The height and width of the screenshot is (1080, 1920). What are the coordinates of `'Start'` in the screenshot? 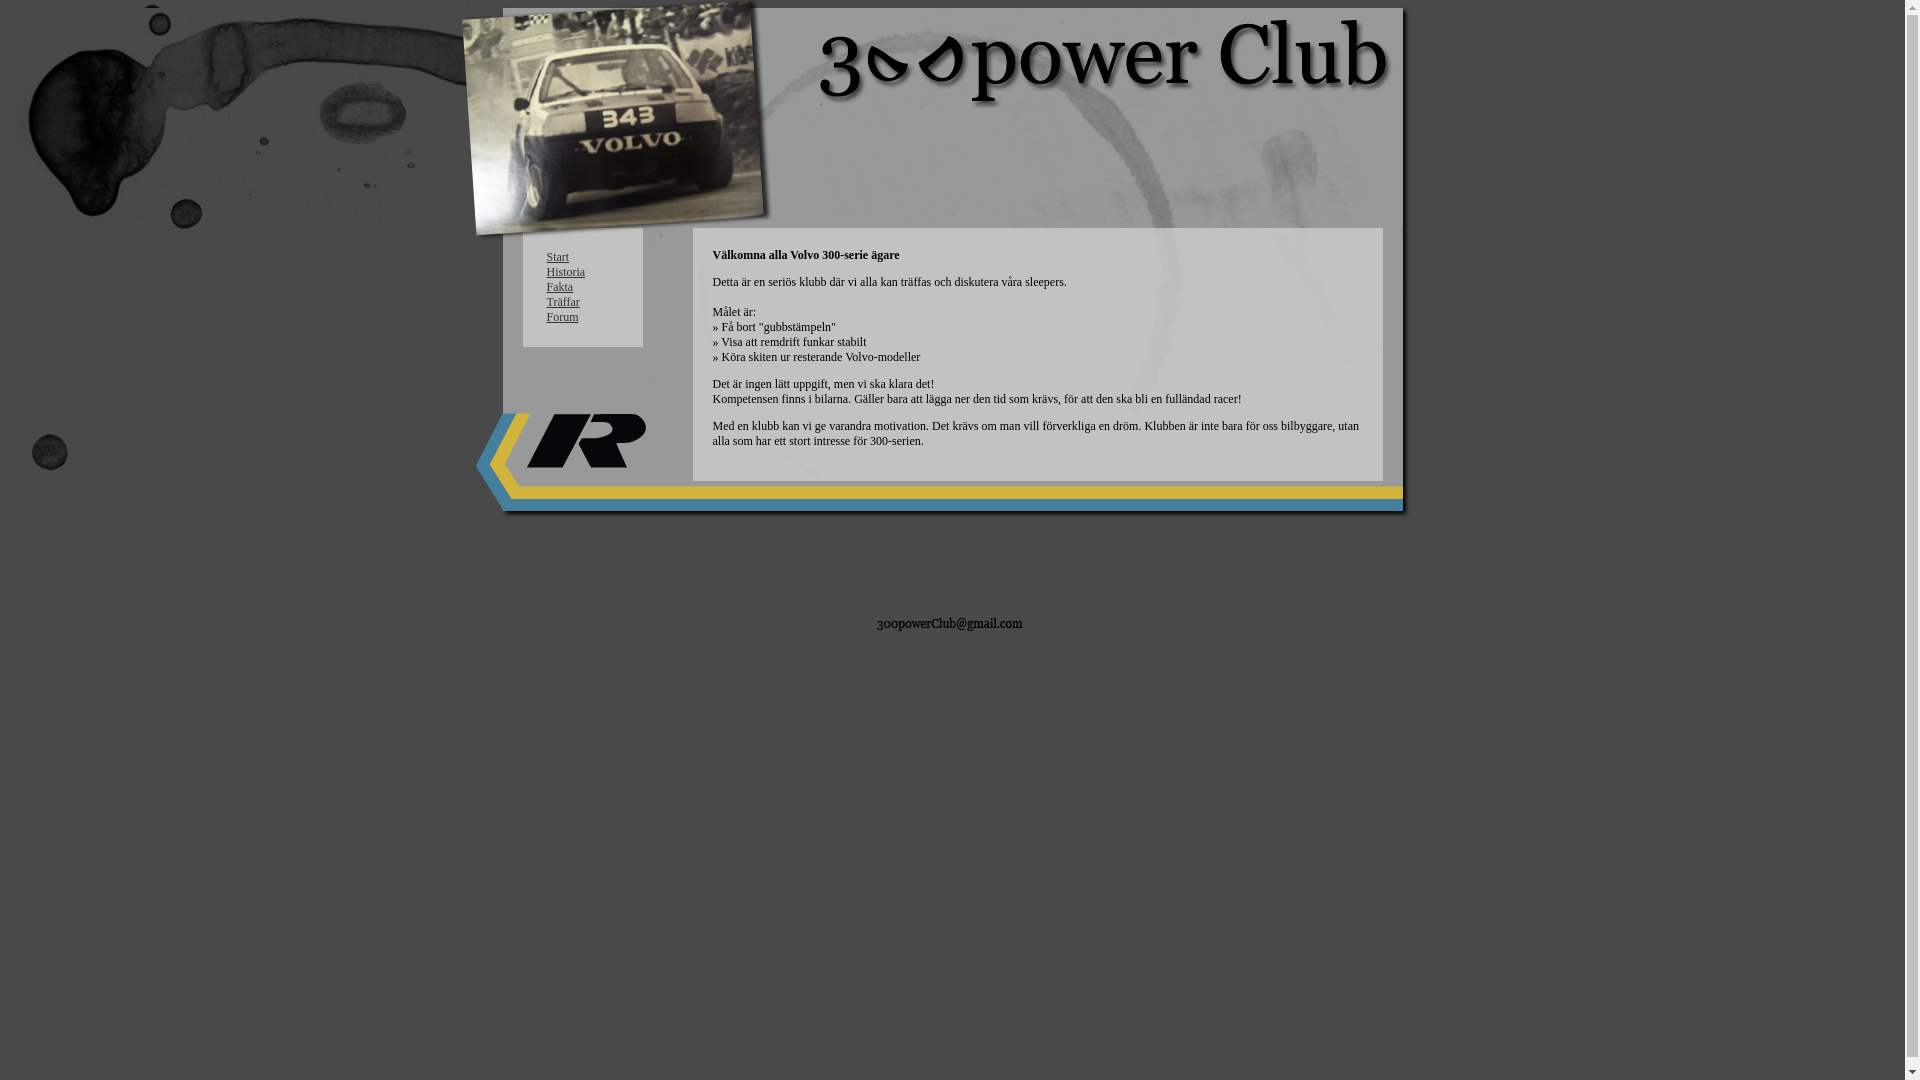 It's located at (557, 256).